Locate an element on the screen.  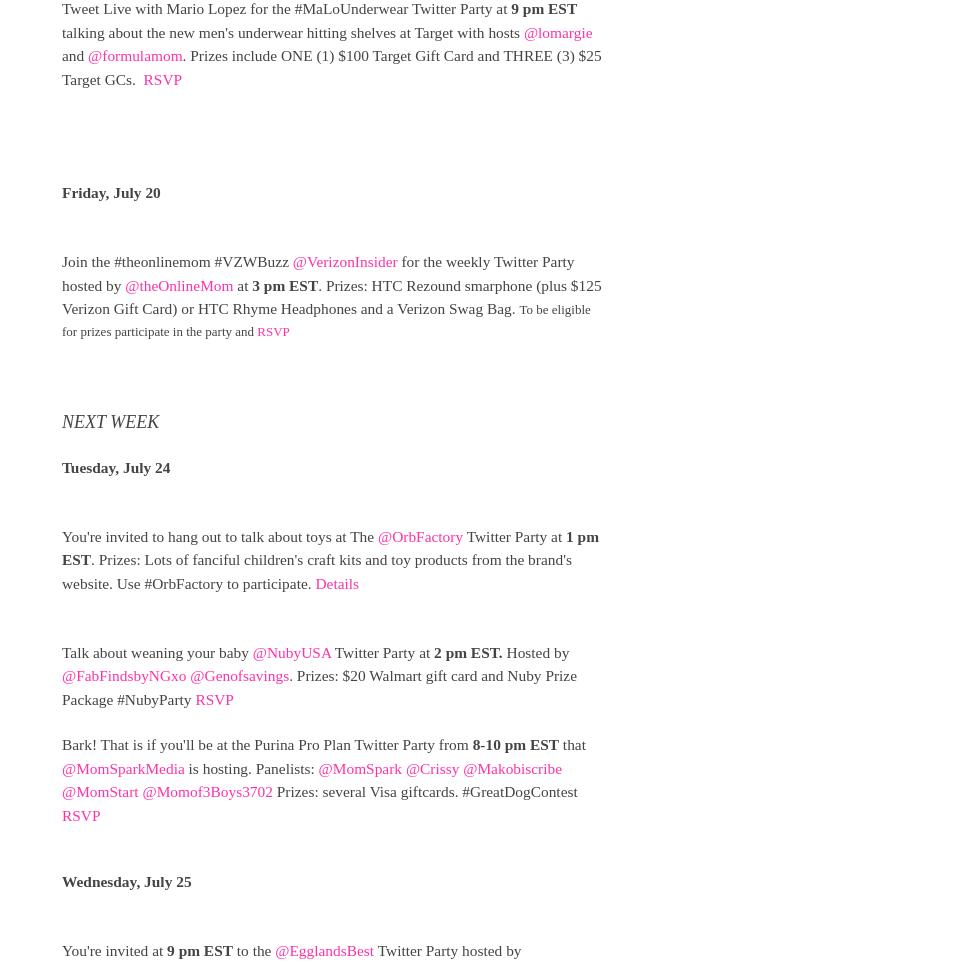
'Wednesday, July 25' is located at coordinates (125, 880).